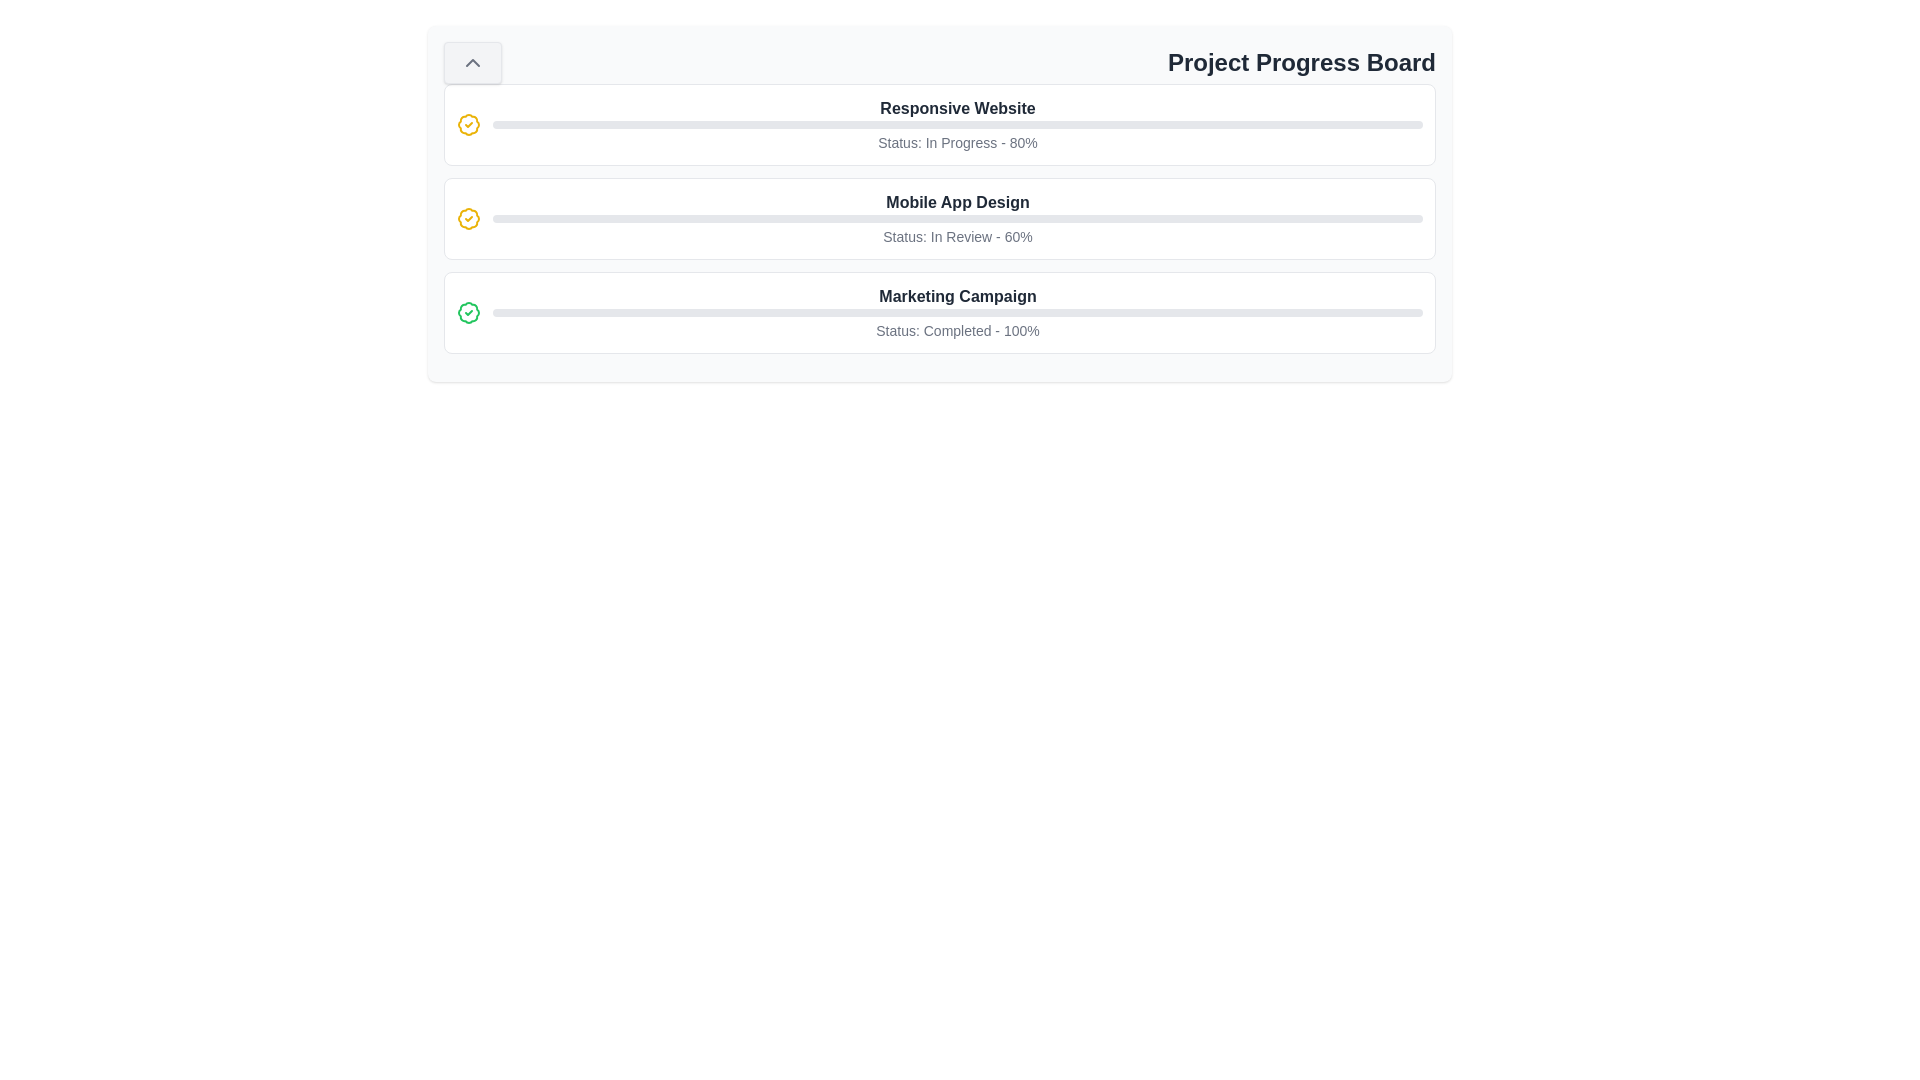  I want to click on the horizontal progress bar in the 'Marketing Campaign' section, which is styled with a light gray background and a blue segment indicating progress, so click(957, 312).